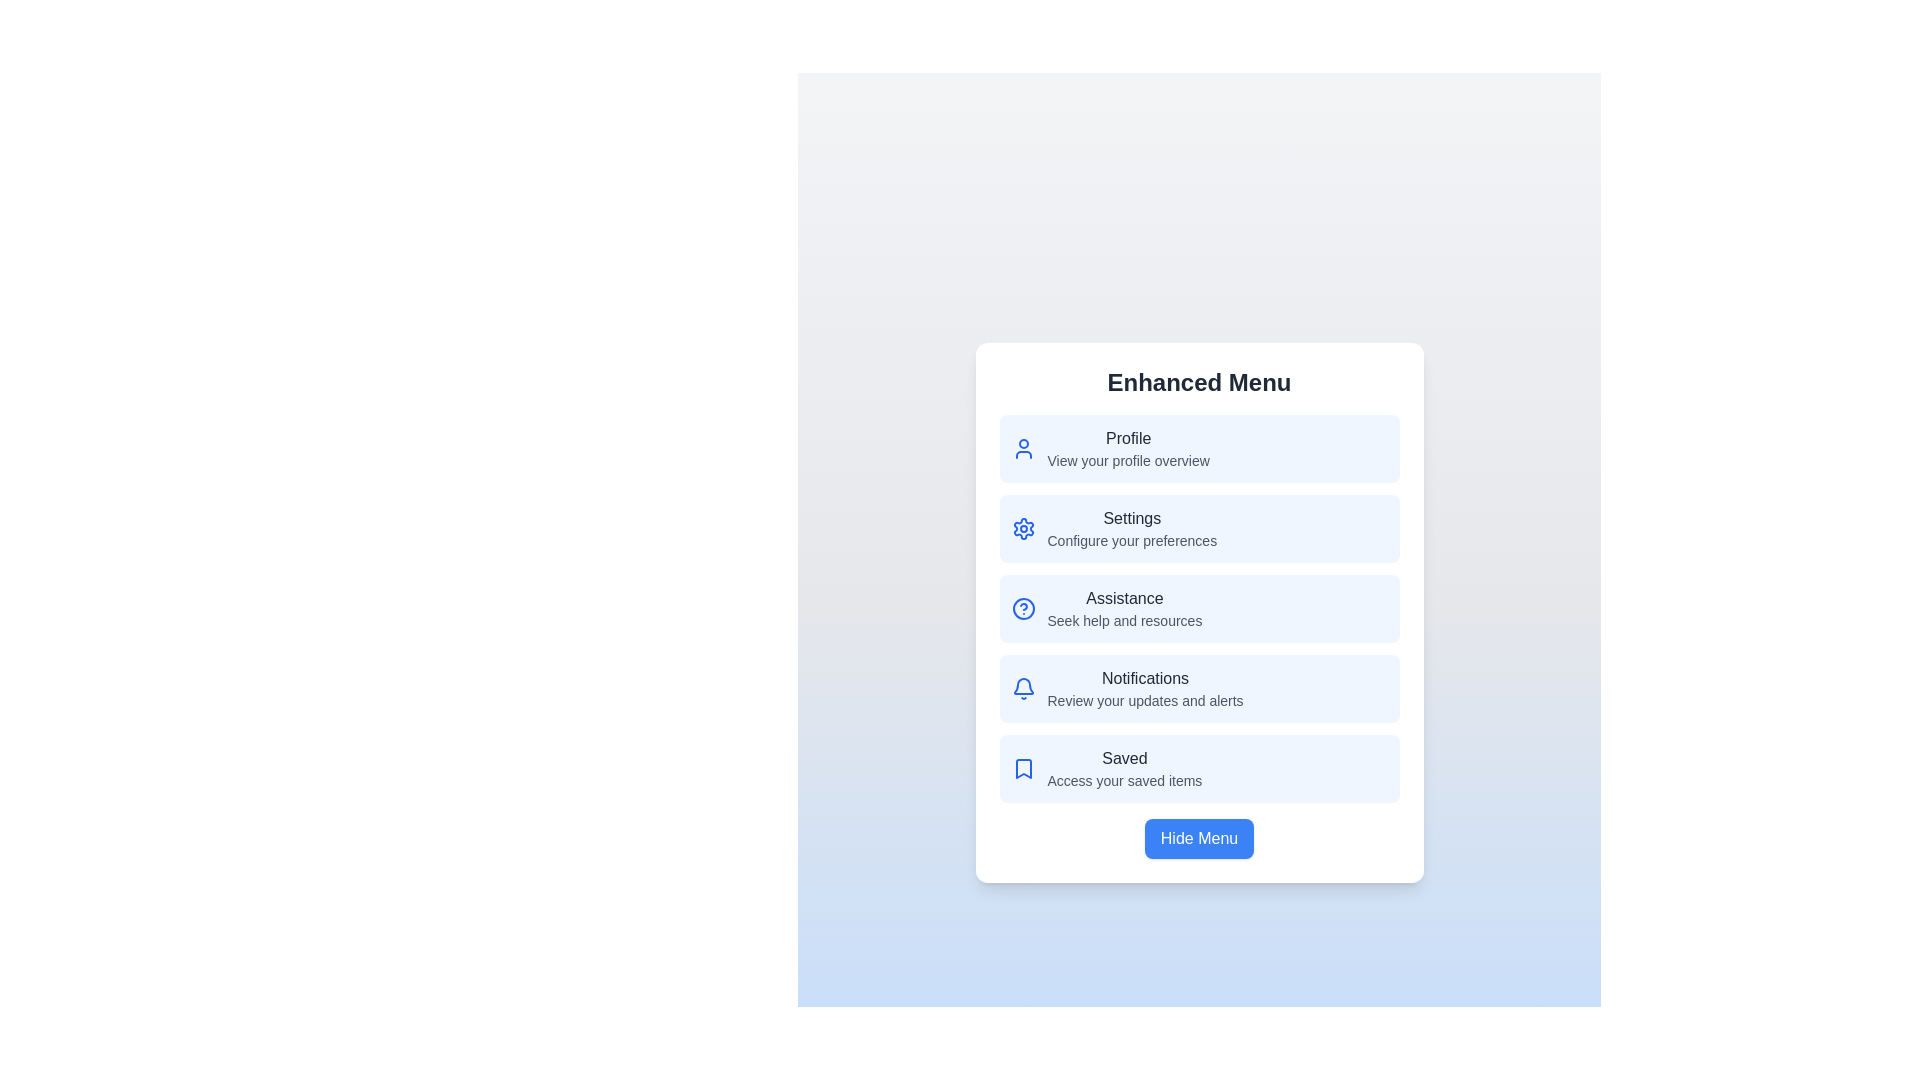 The width and height of the screenshot is (1920, 1080). Describe the element at coordinates (1199, 688) in the screenshot. I see `the menu option Notifications to view its details` at that location.